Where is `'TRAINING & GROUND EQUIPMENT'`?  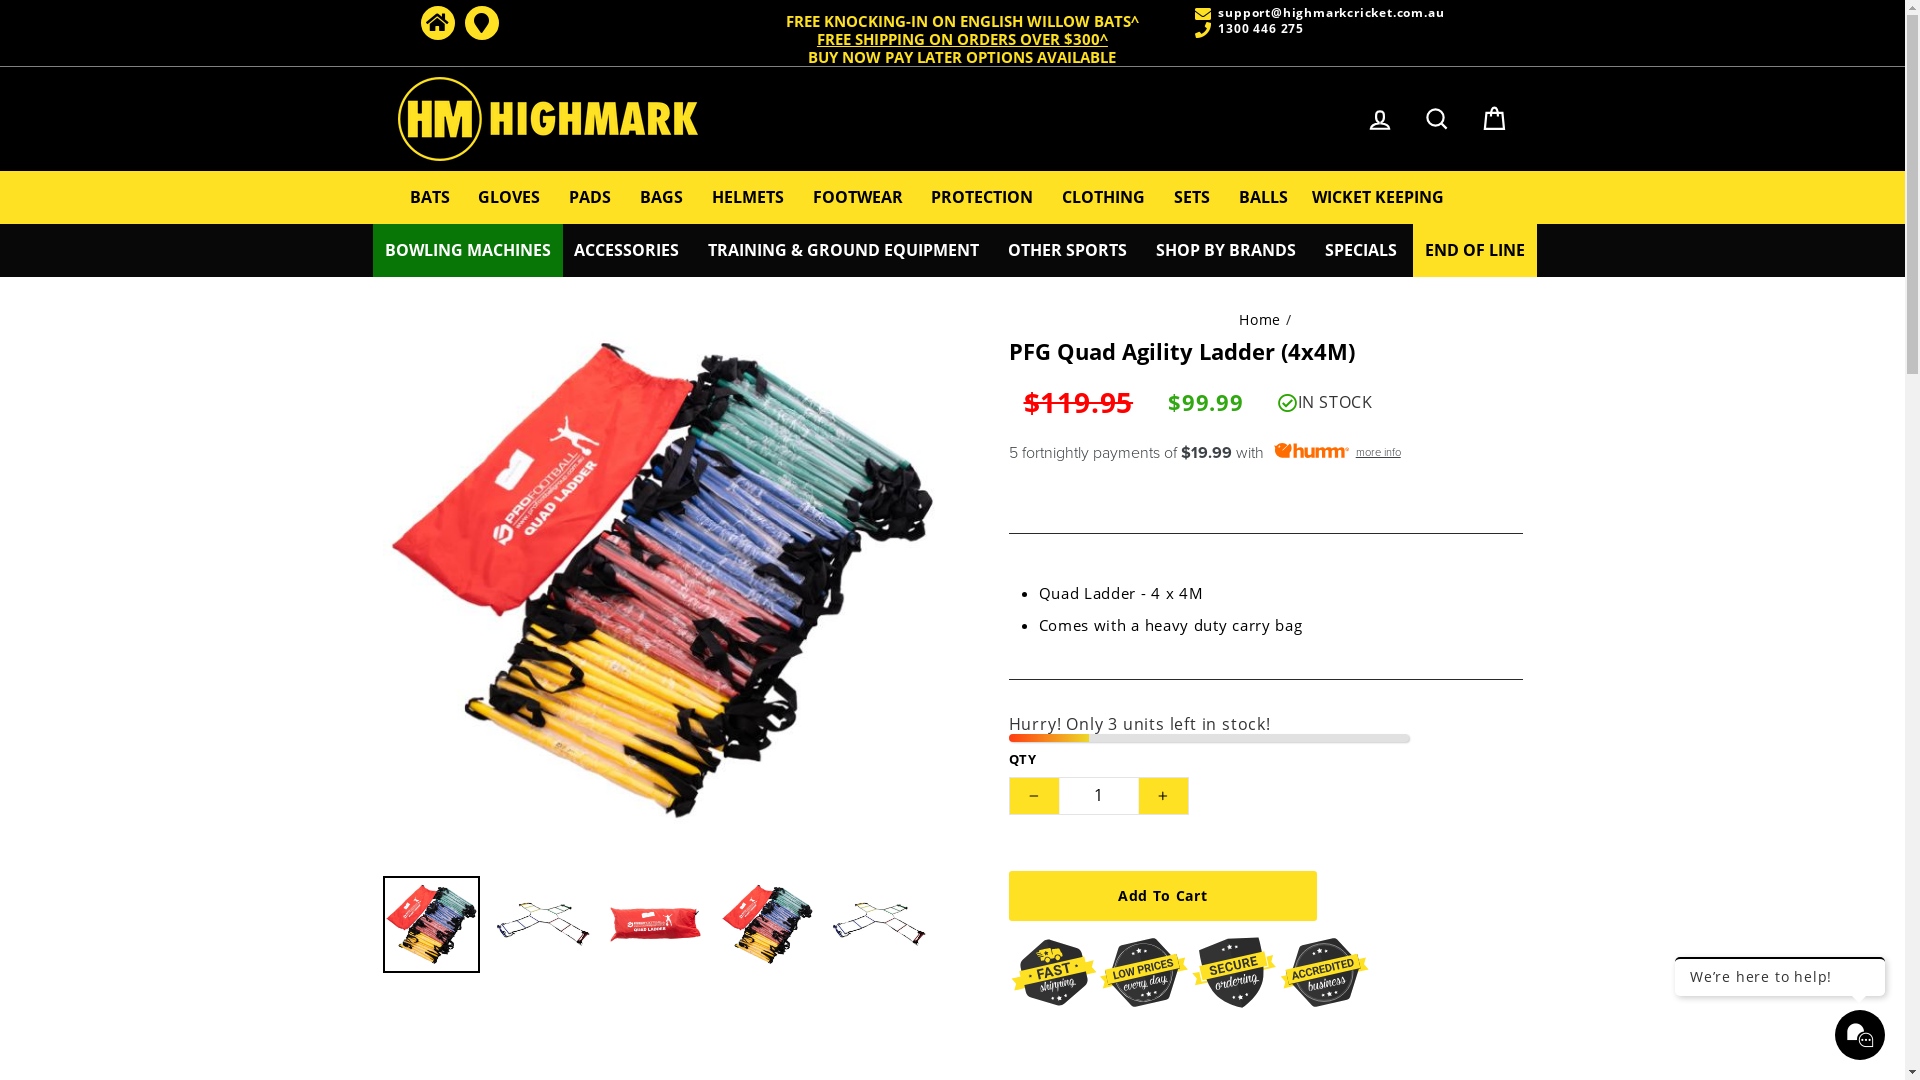 'TRAINING & GROUND EQUIPMENT' is located at coordinates (843, 249).